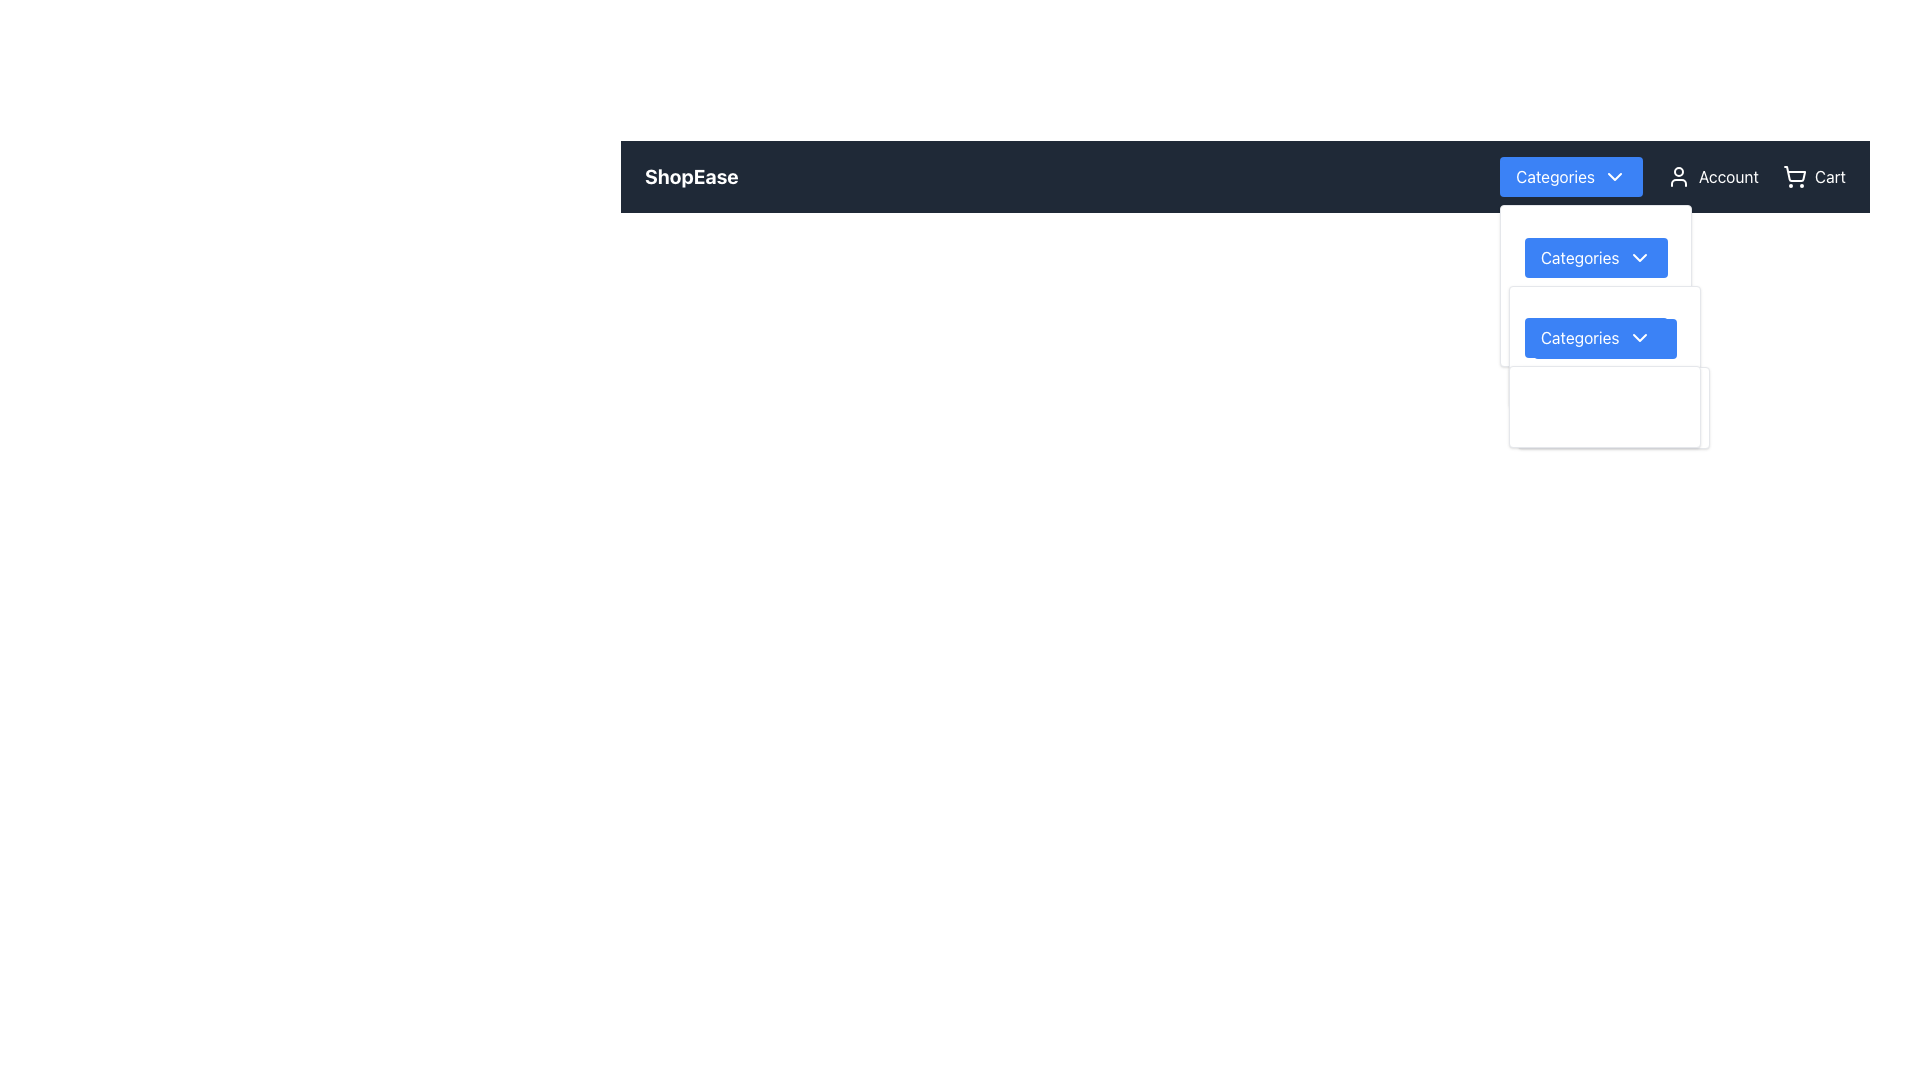 Image resolution: width=1920 pixels, height=1080 pixels. Describe the element at coordinates (1711, 176) in the screenshot. I see `the 'Account' button located on the right side of the top navigation bar, next to the user icon` at that location.